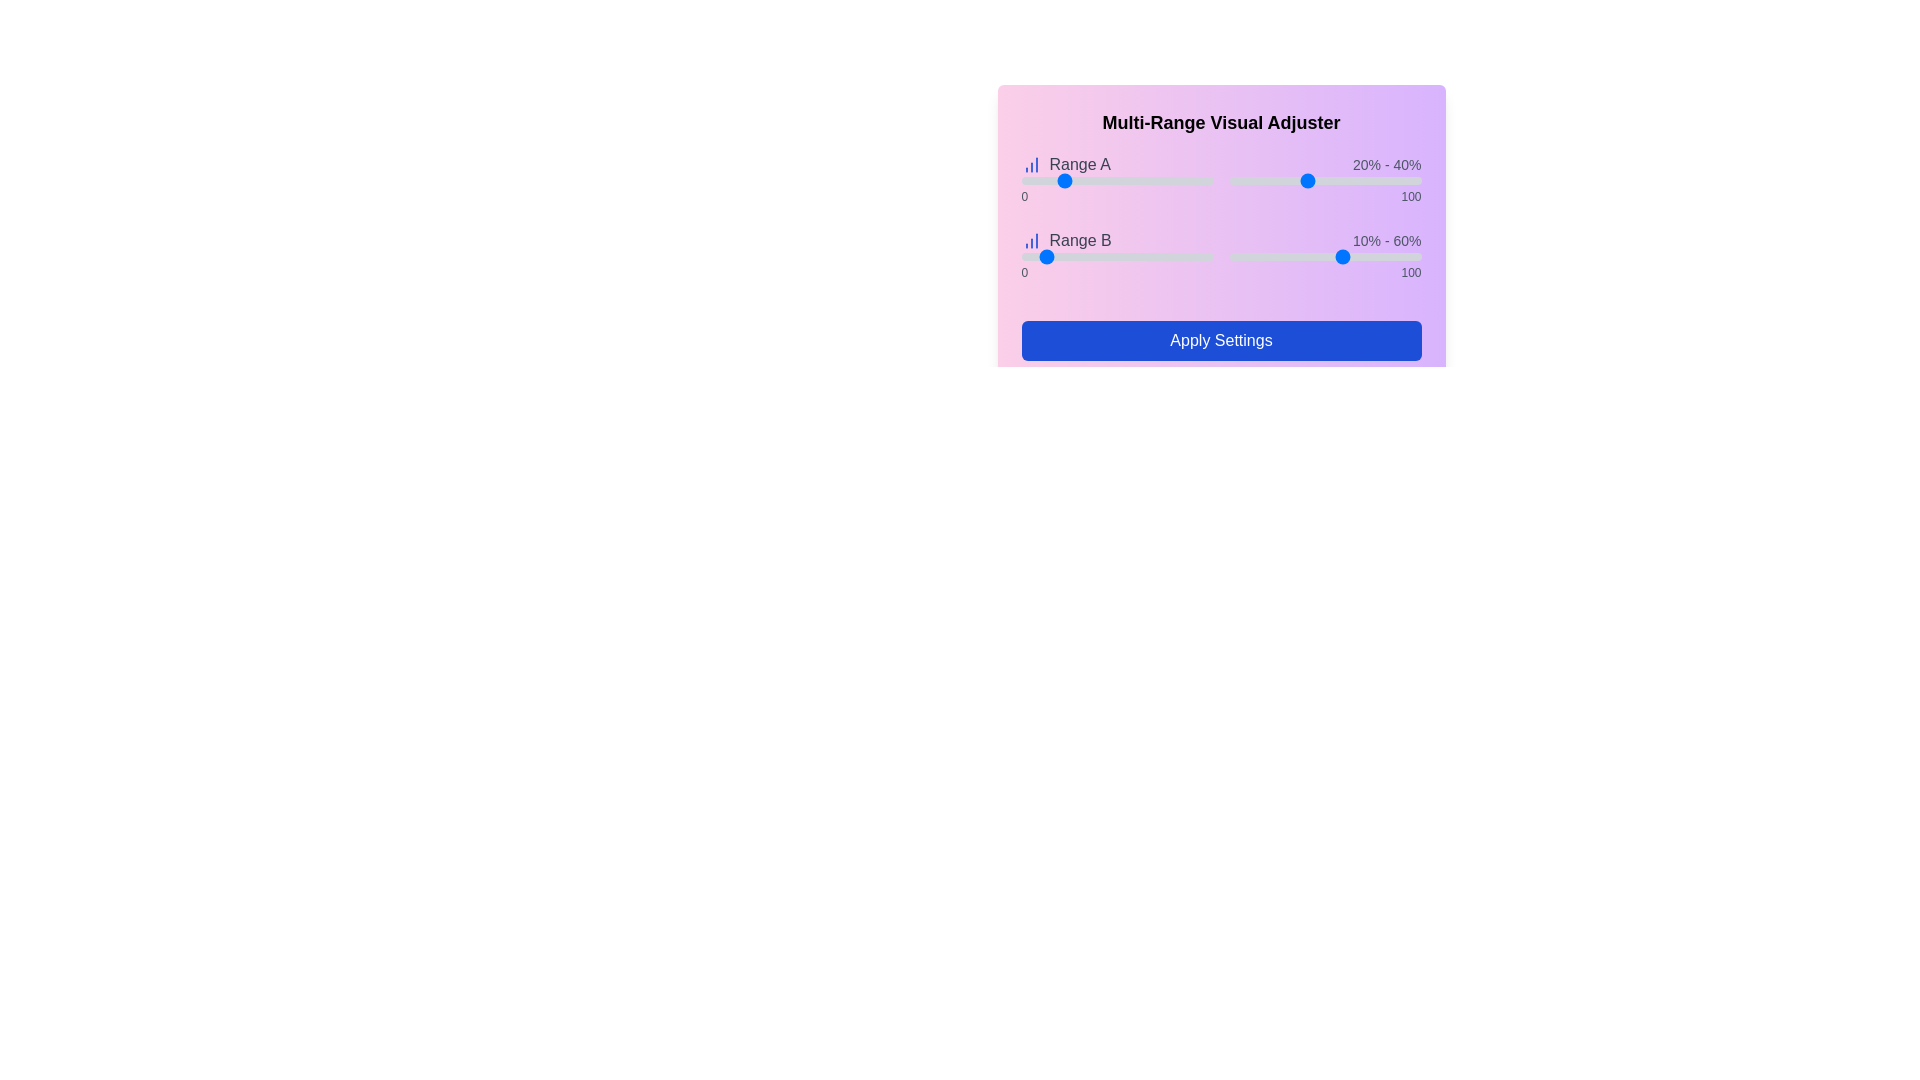  I want to click on the slider, so click(1155, 181).